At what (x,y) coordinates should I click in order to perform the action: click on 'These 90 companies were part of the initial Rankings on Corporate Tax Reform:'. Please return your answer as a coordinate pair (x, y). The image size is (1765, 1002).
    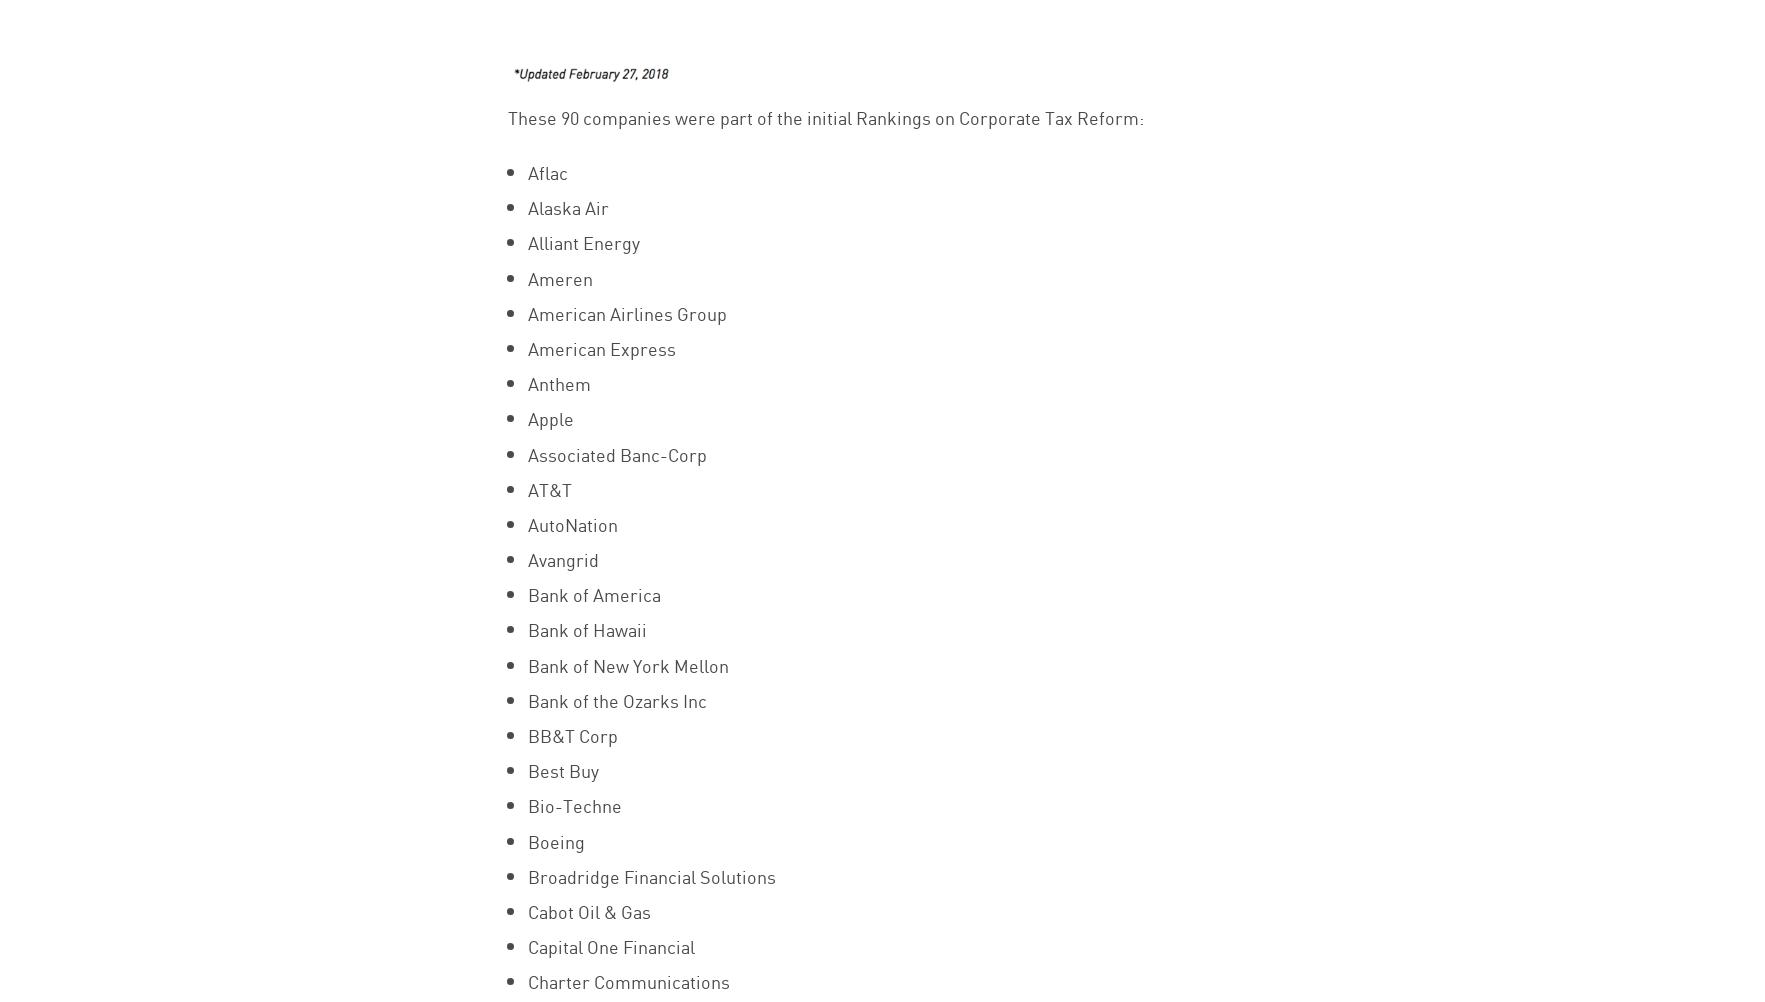
    Looking at the image, I should click on (823, 115).